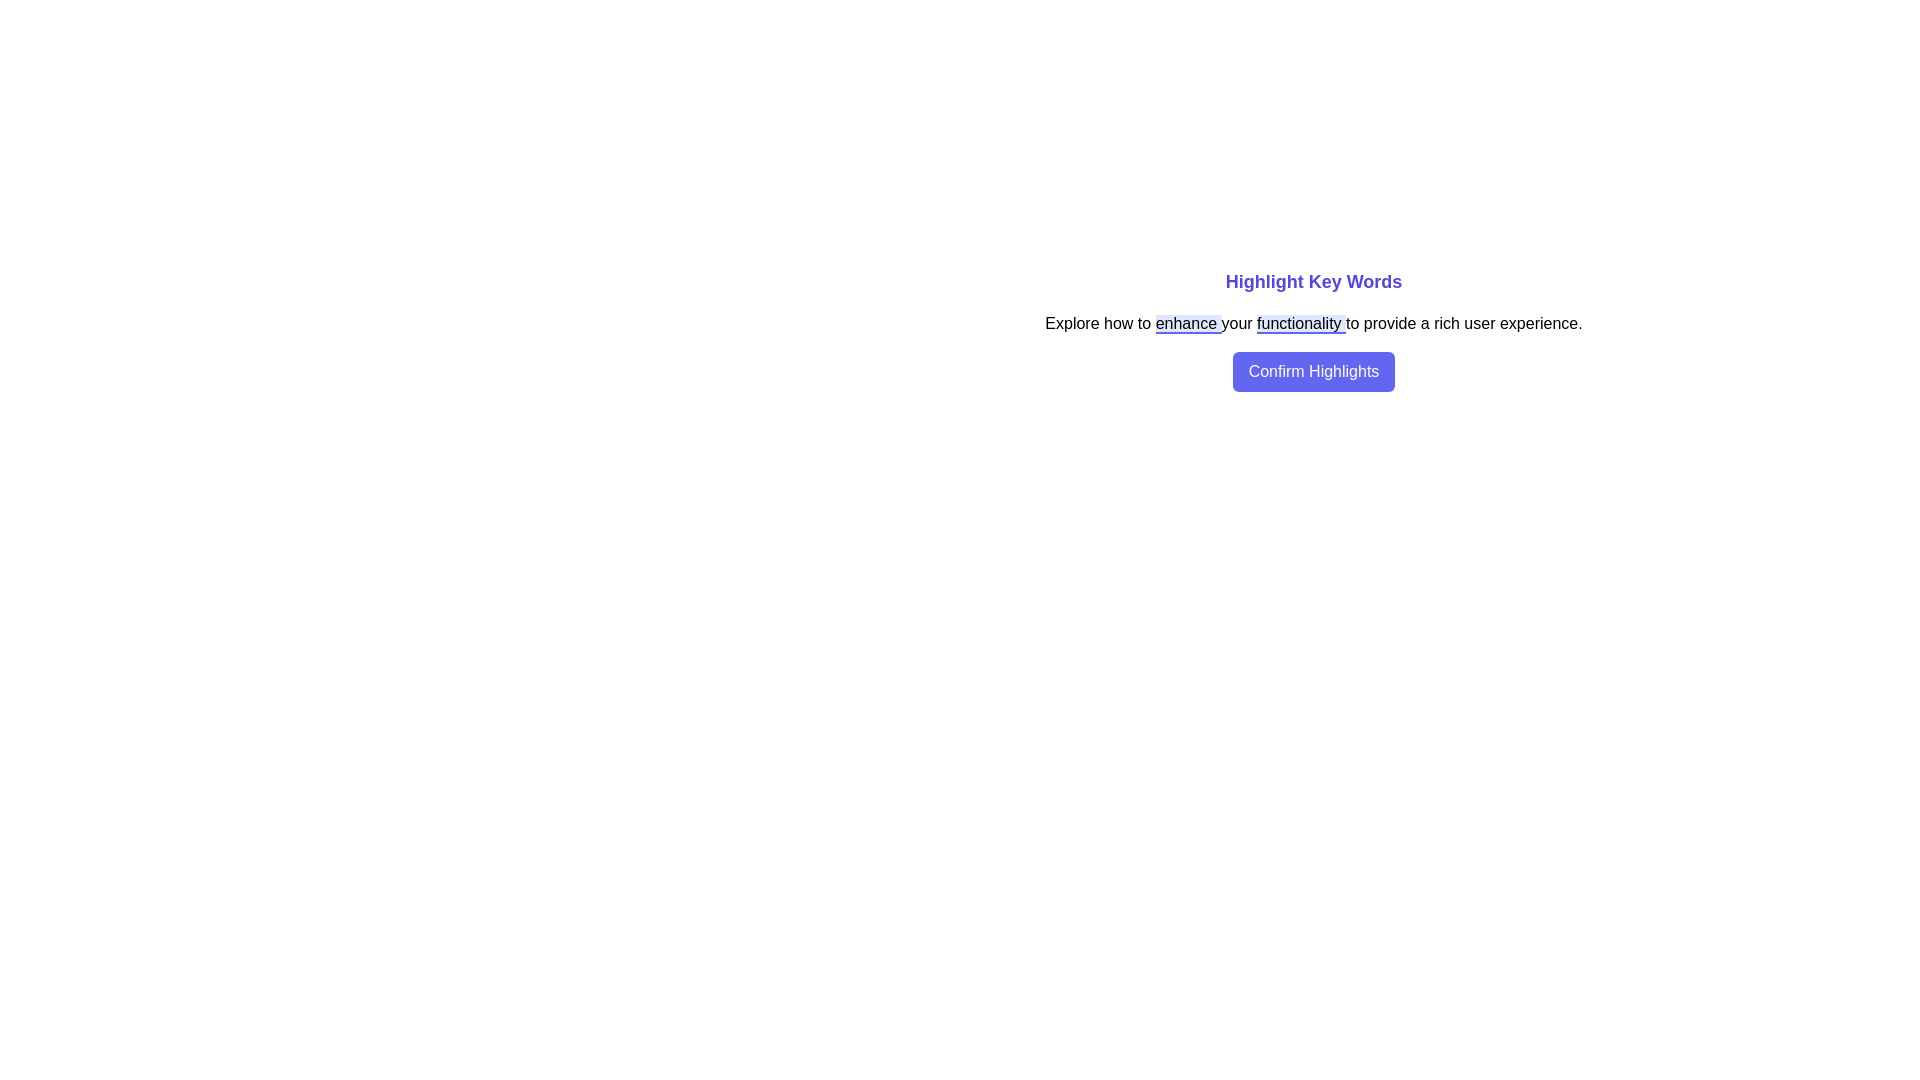 This screenshot has width=1920, height=1080. Describe the element at coordinates (1301, 323) in the screenshot. I see `the TextLabel displaying the word 'functionality', which is styled with a light indigo background and a bolded bottom border, located between the words 'your' and 'to'` at that location.